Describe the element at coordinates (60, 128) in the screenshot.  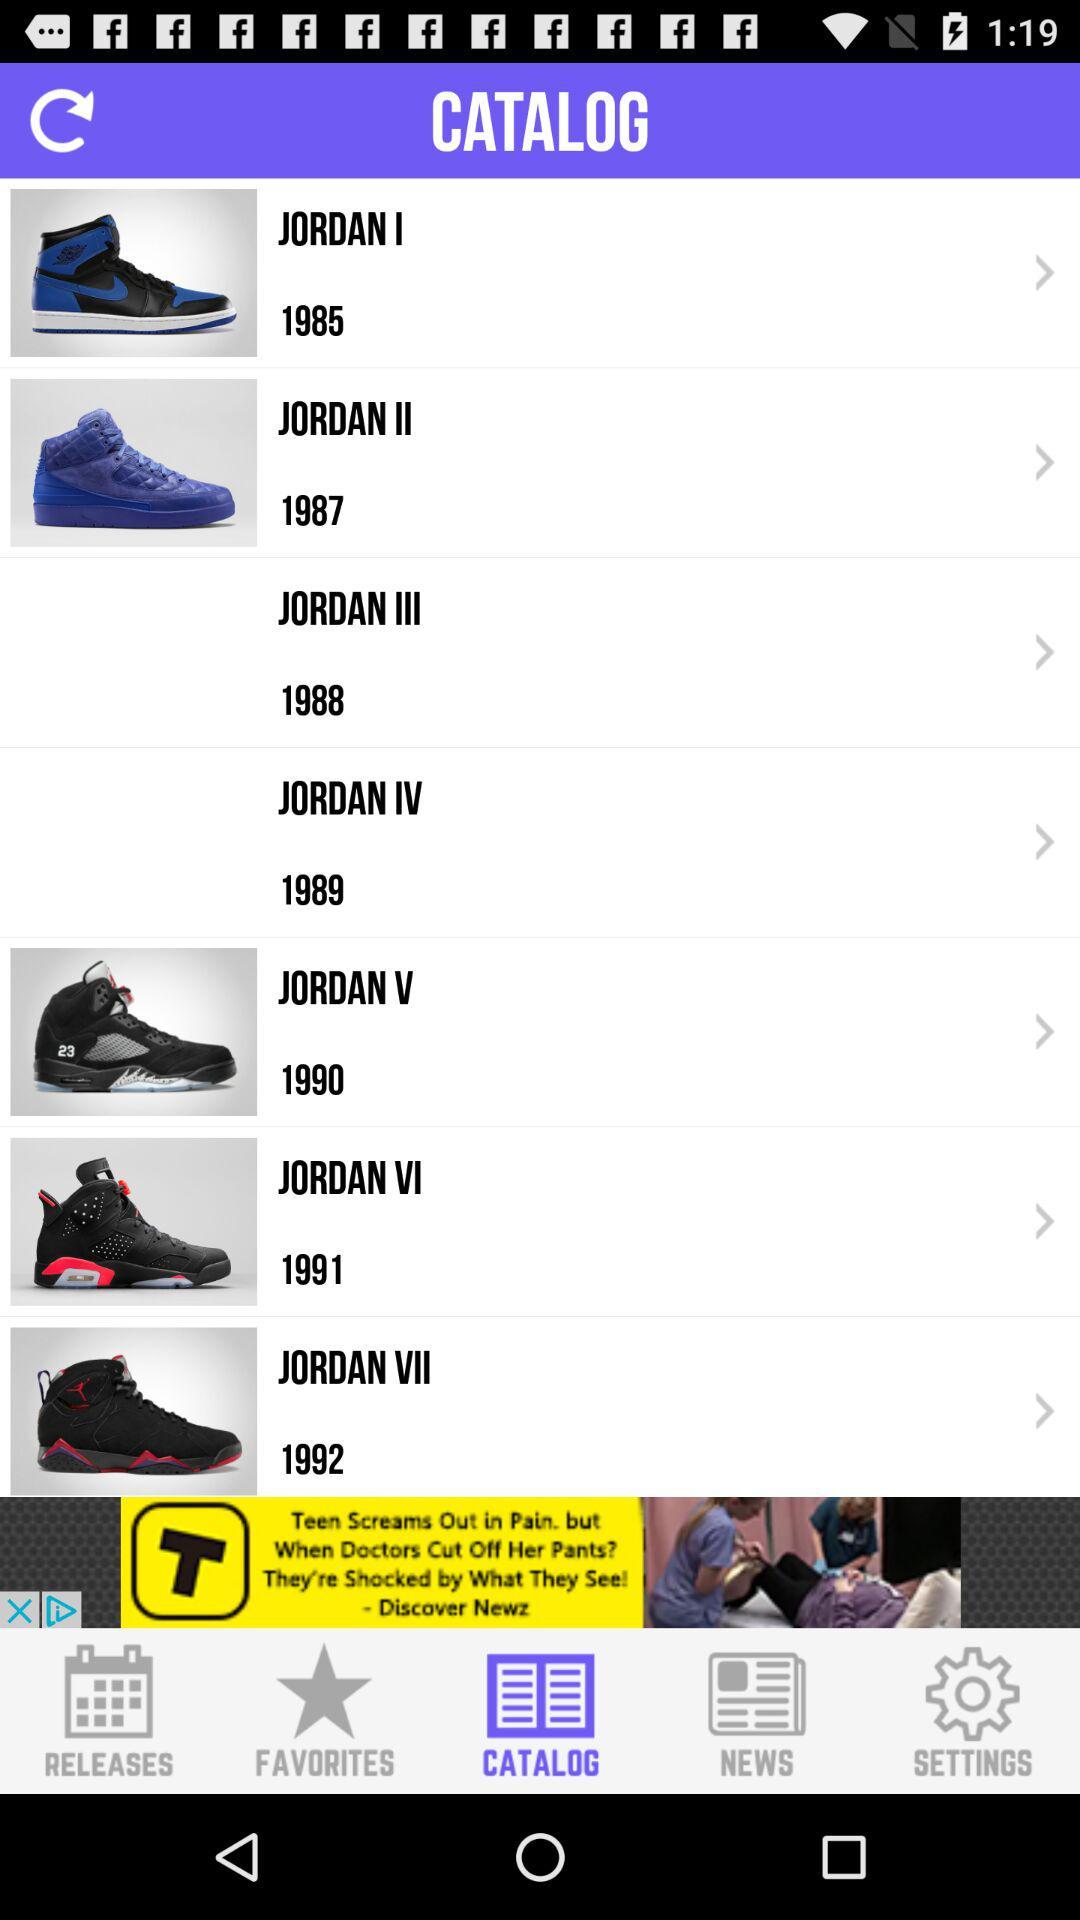
I see `the refresh icon` at that location.